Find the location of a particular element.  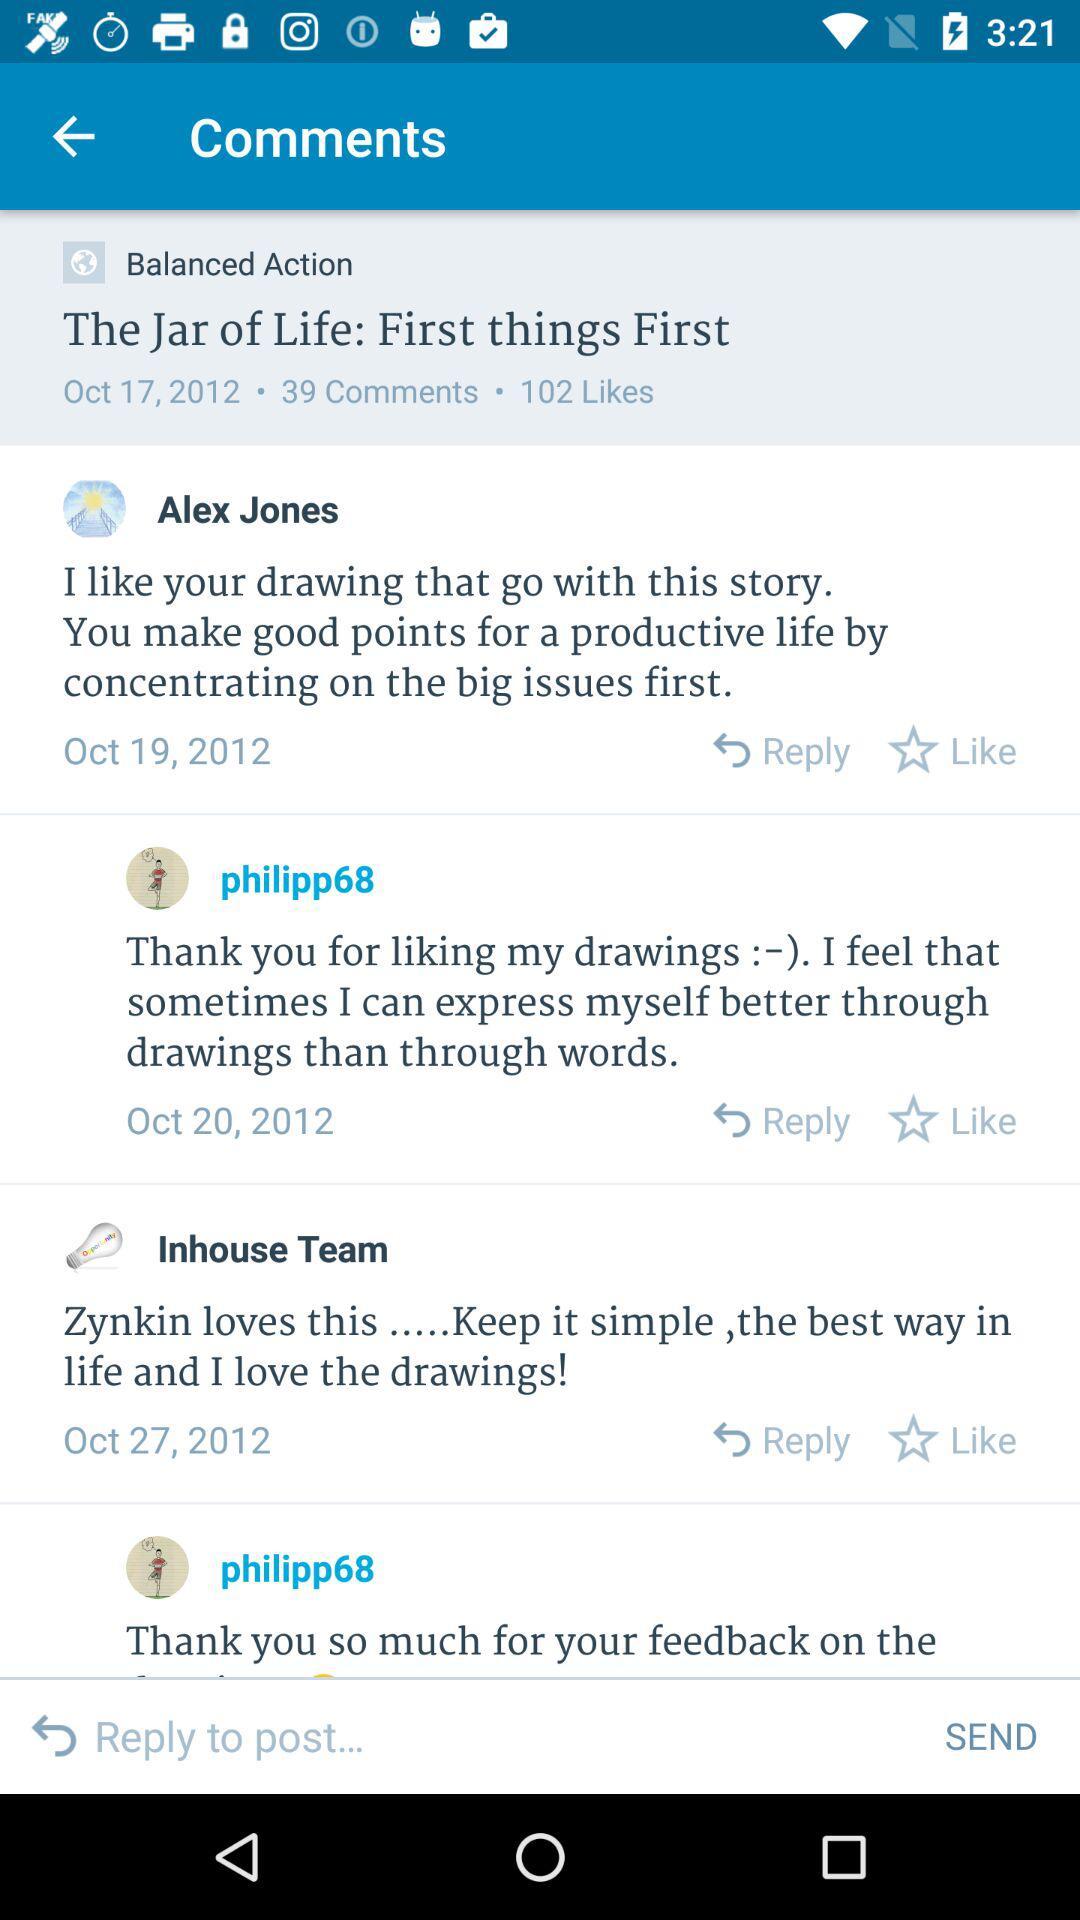

the i like your item is located at coordinates (540, 633).